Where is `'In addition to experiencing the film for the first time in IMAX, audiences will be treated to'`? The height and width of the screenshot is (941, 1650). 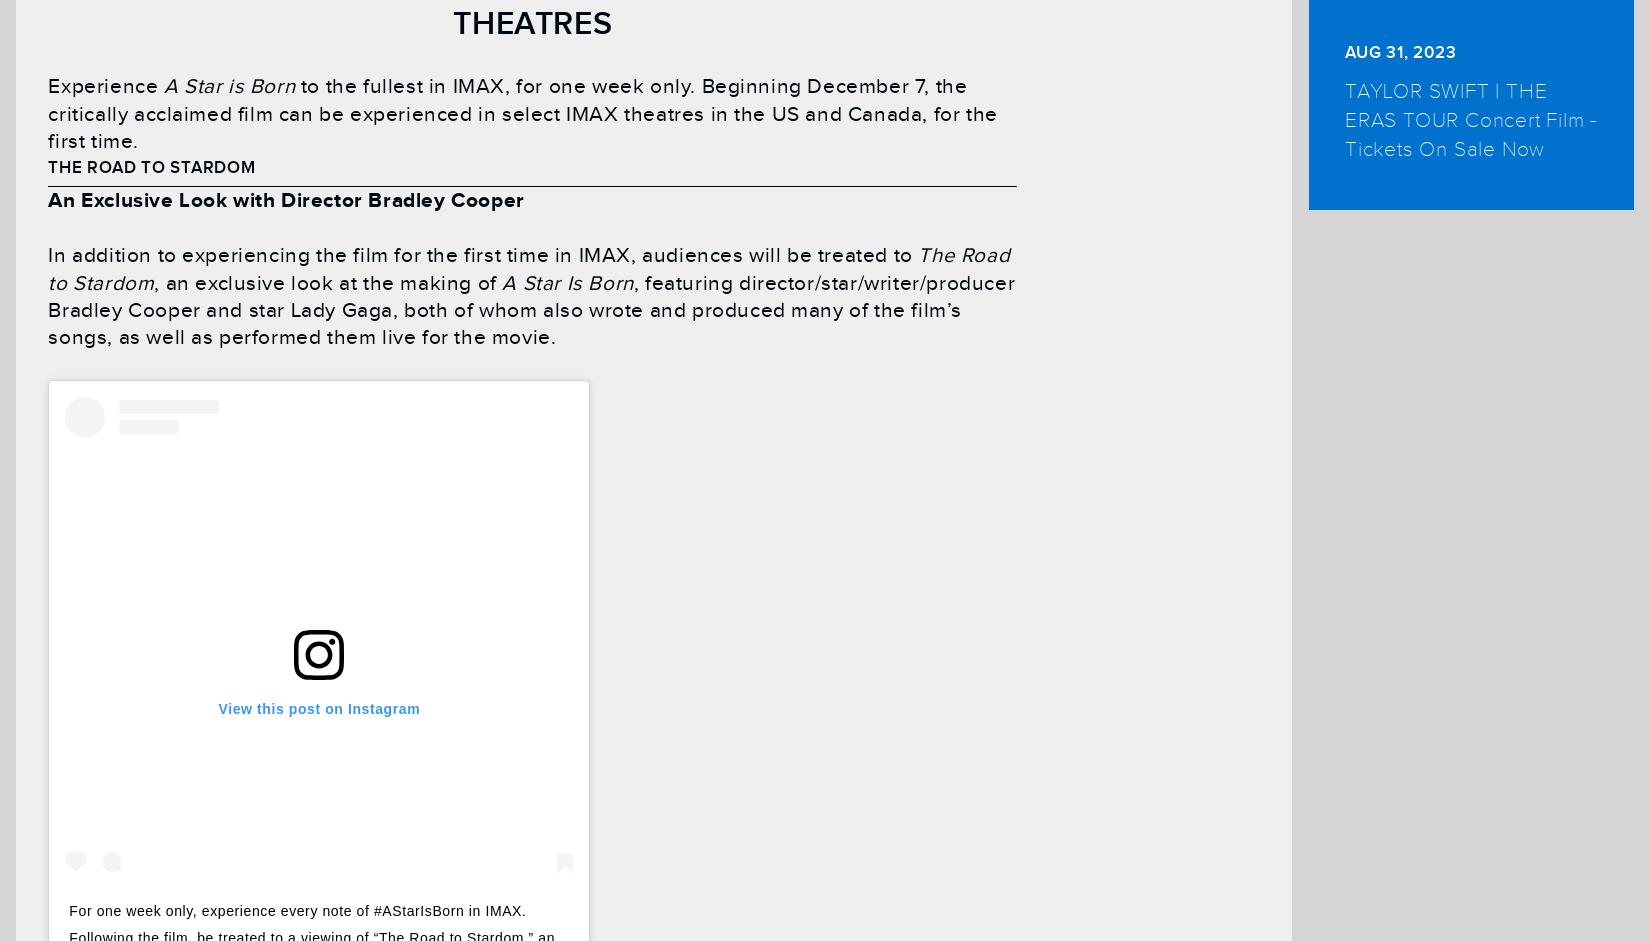
'In addition to experiencing the film for the first time in IMAX, audiences will be treated to' is located at coordinates (481, 255).